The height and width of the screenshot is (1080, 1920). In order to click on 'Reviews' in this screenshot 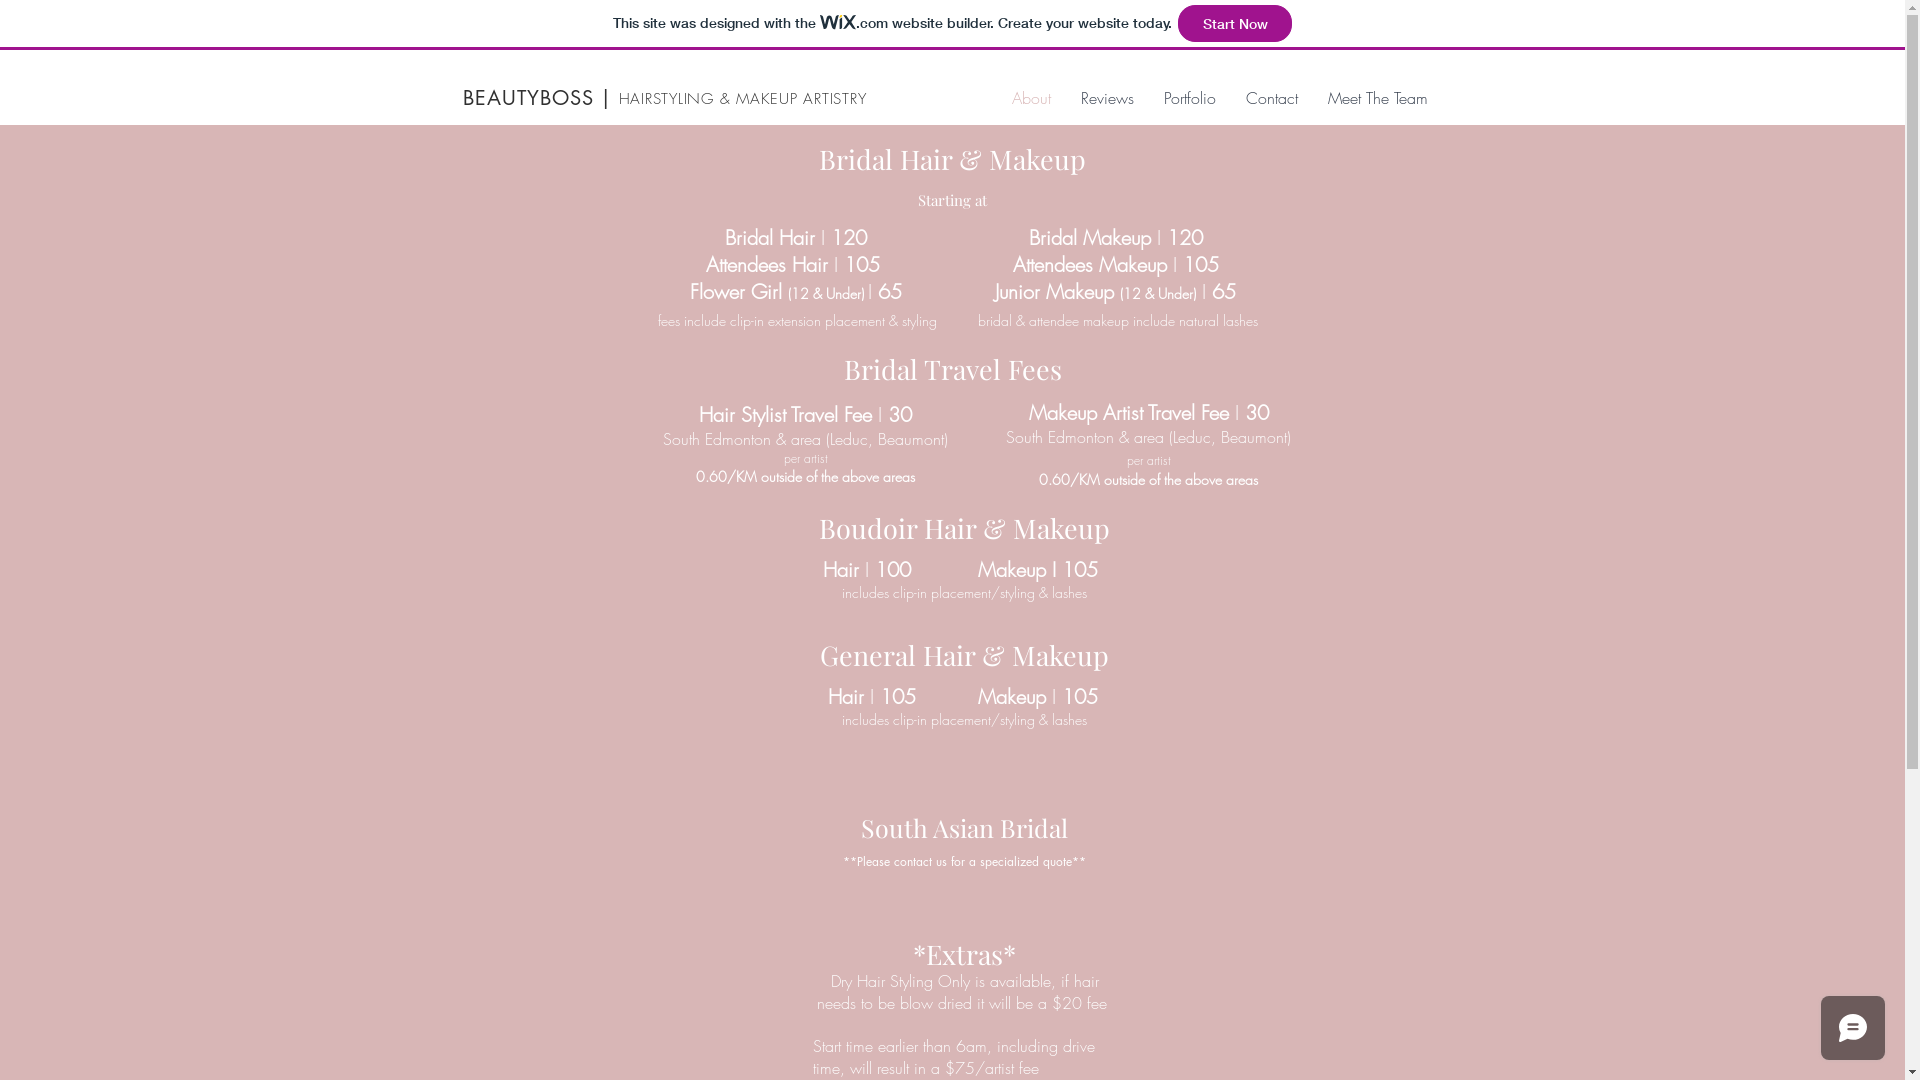, I will do `click(1106, 97)`.